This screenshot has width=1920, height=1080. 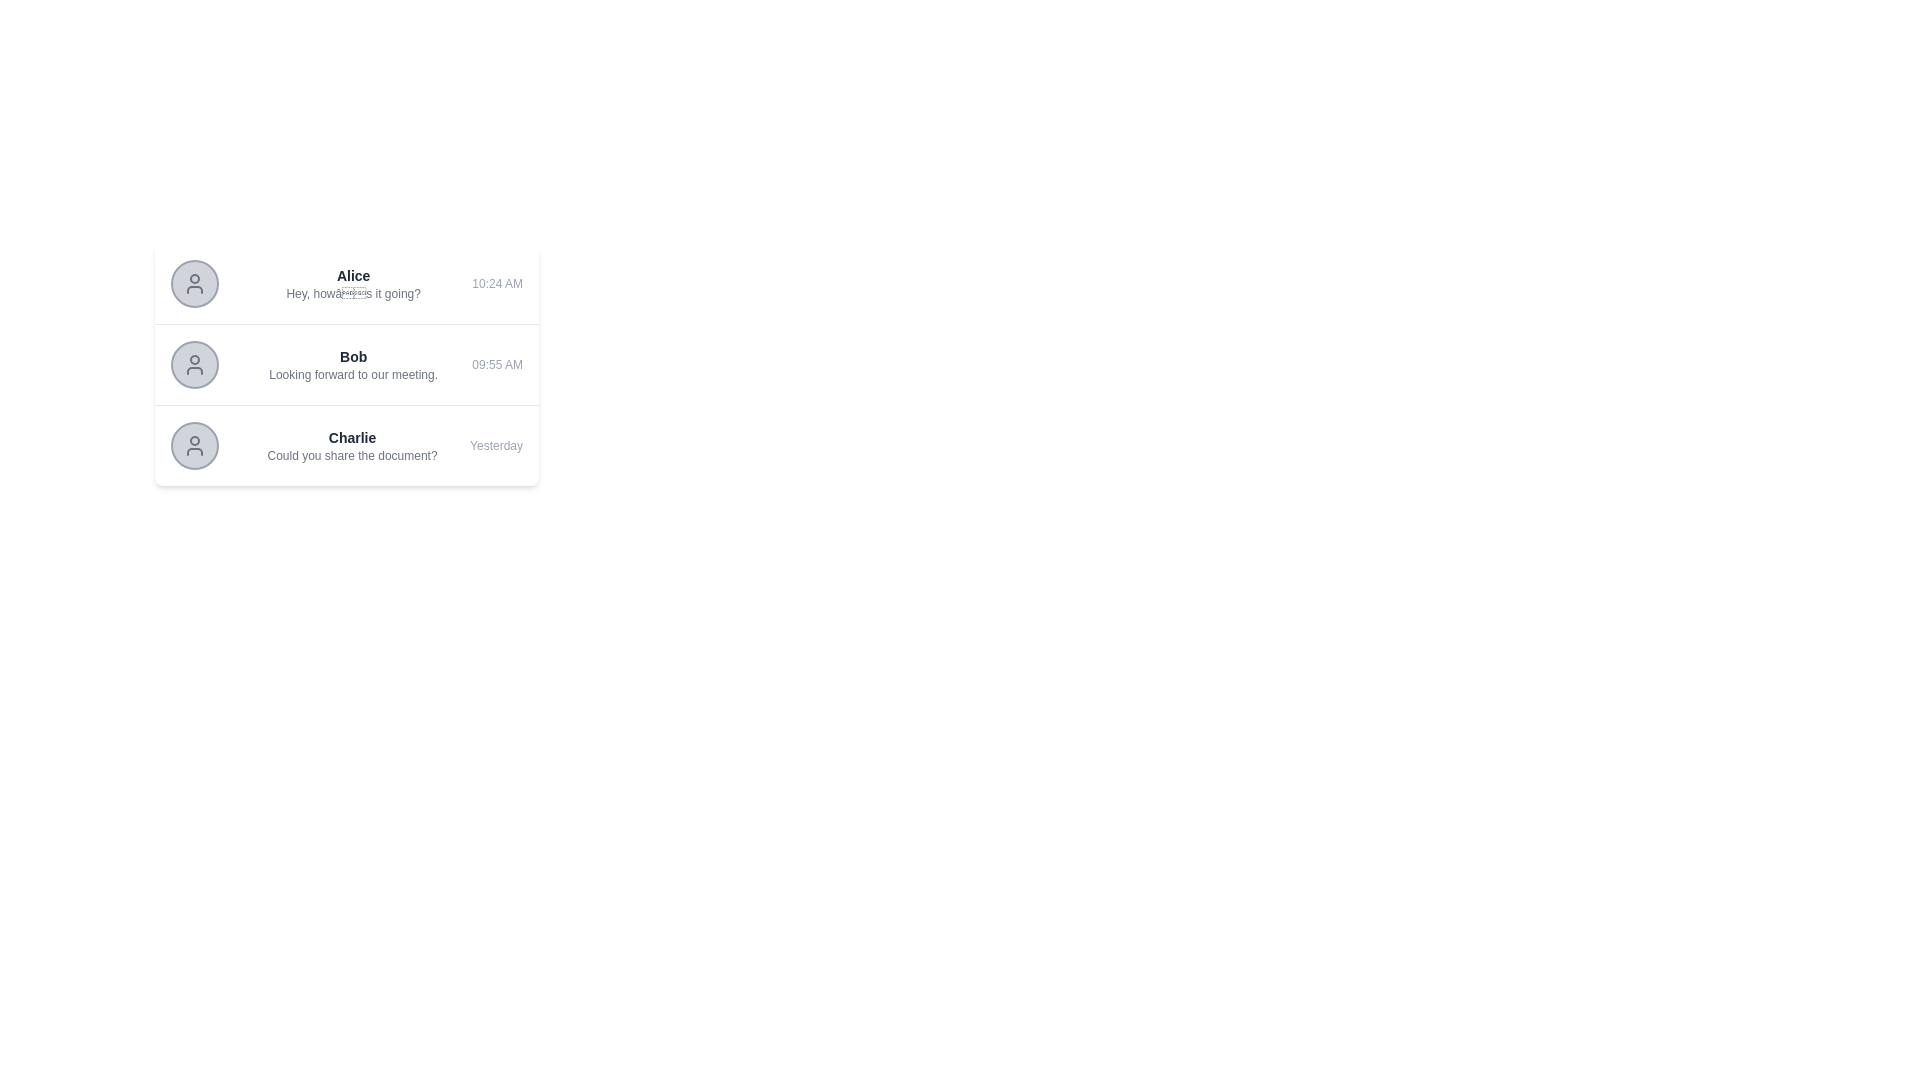 I want to click on the circular avatar placeholder for user 'Bob', so click(x=195, y=365).